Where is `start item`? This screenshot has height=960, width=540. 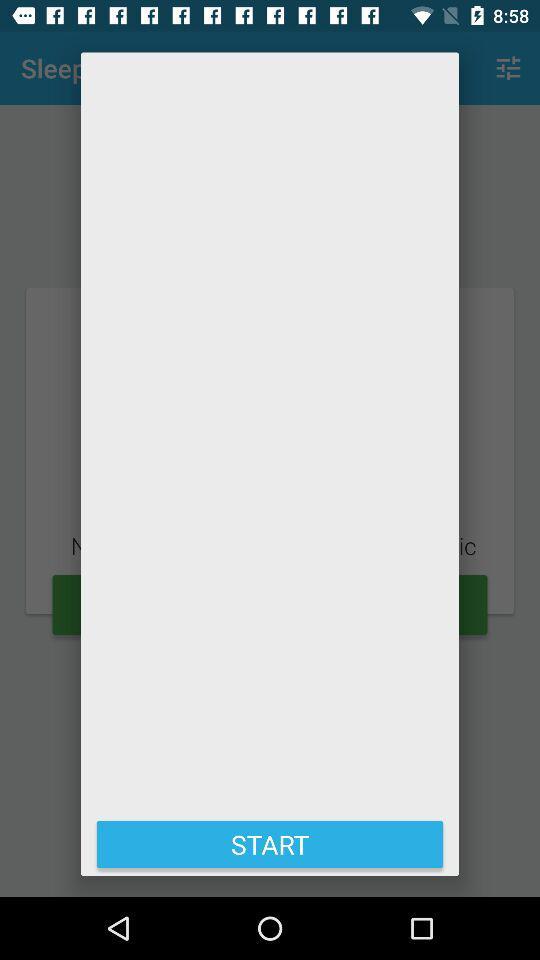 start item is located at coordinates (270, 843).